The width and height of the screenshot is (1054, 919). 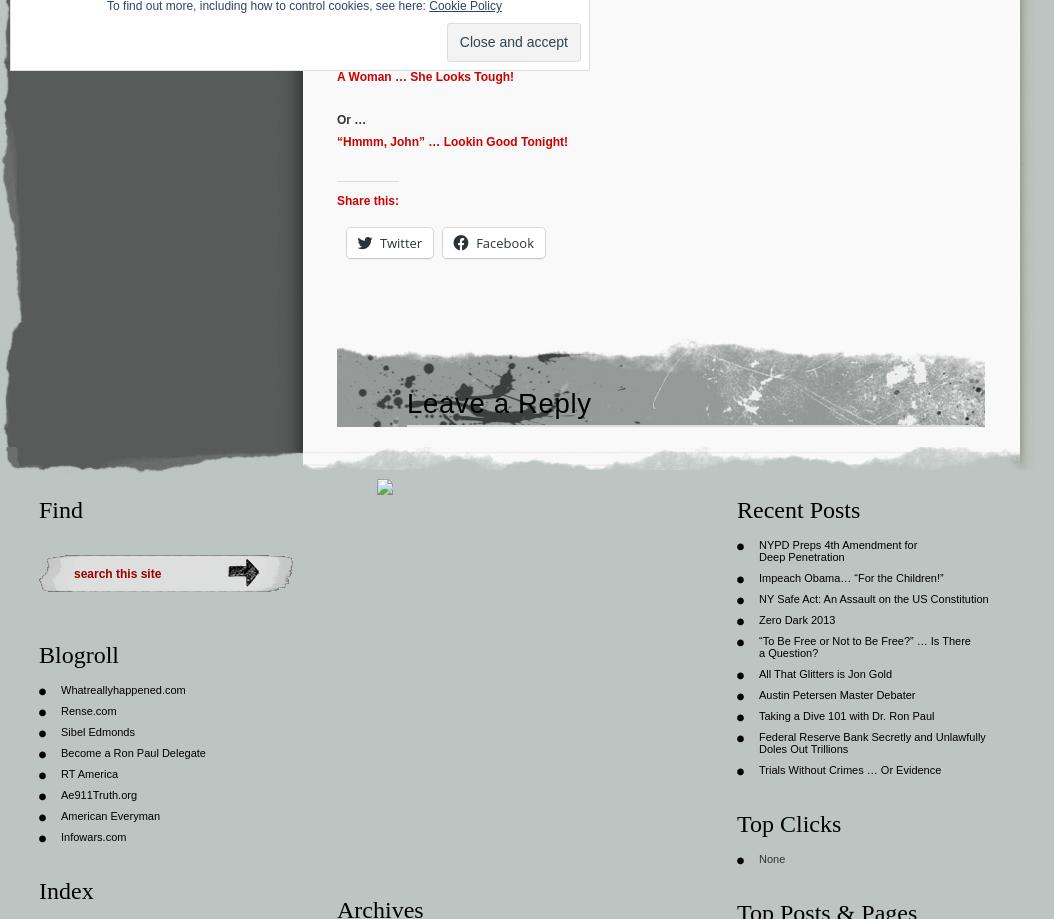 What do you see at coordinates (846, 713) in the screenshot?
I see `'Taking a Dive 101 with Dr. Ron Paul'` at bounding box center [846, 713].